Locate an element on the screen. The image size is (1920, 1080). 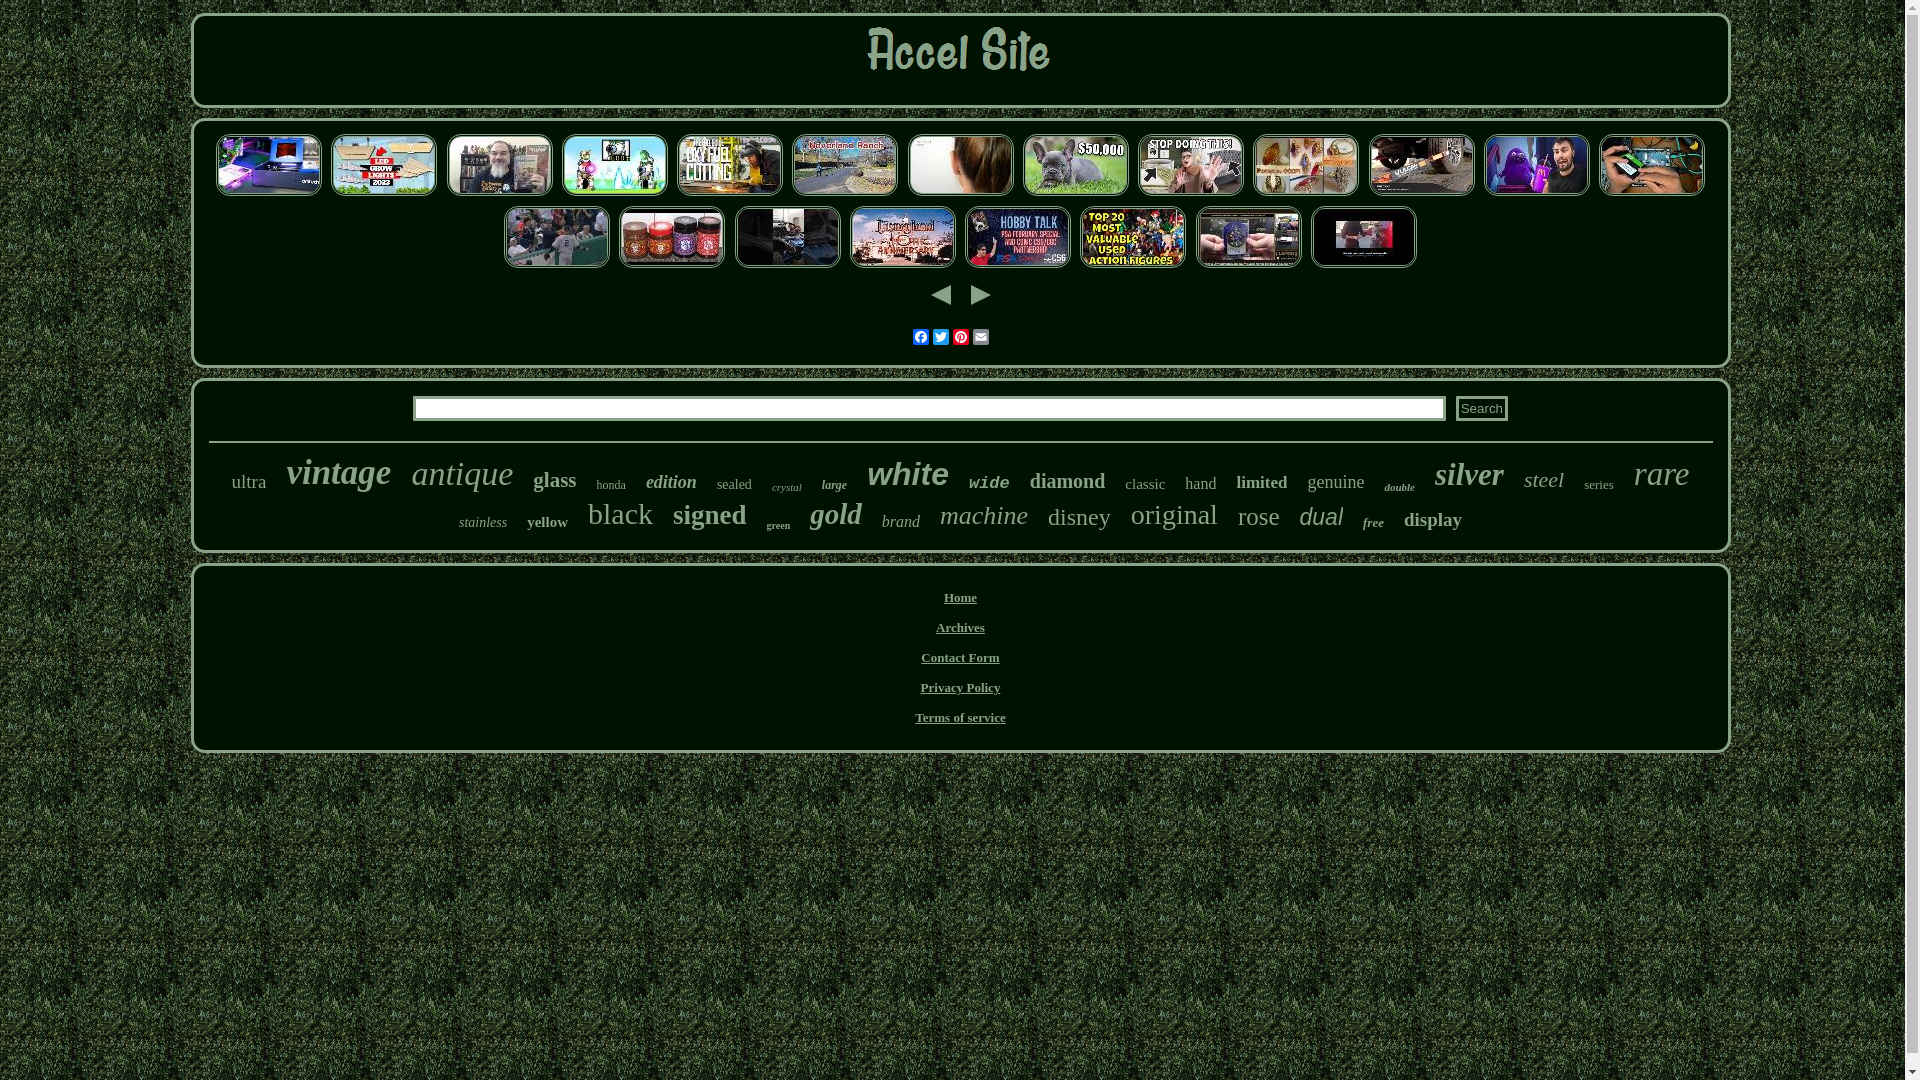
'display' is located at coordinates (1432, 519).